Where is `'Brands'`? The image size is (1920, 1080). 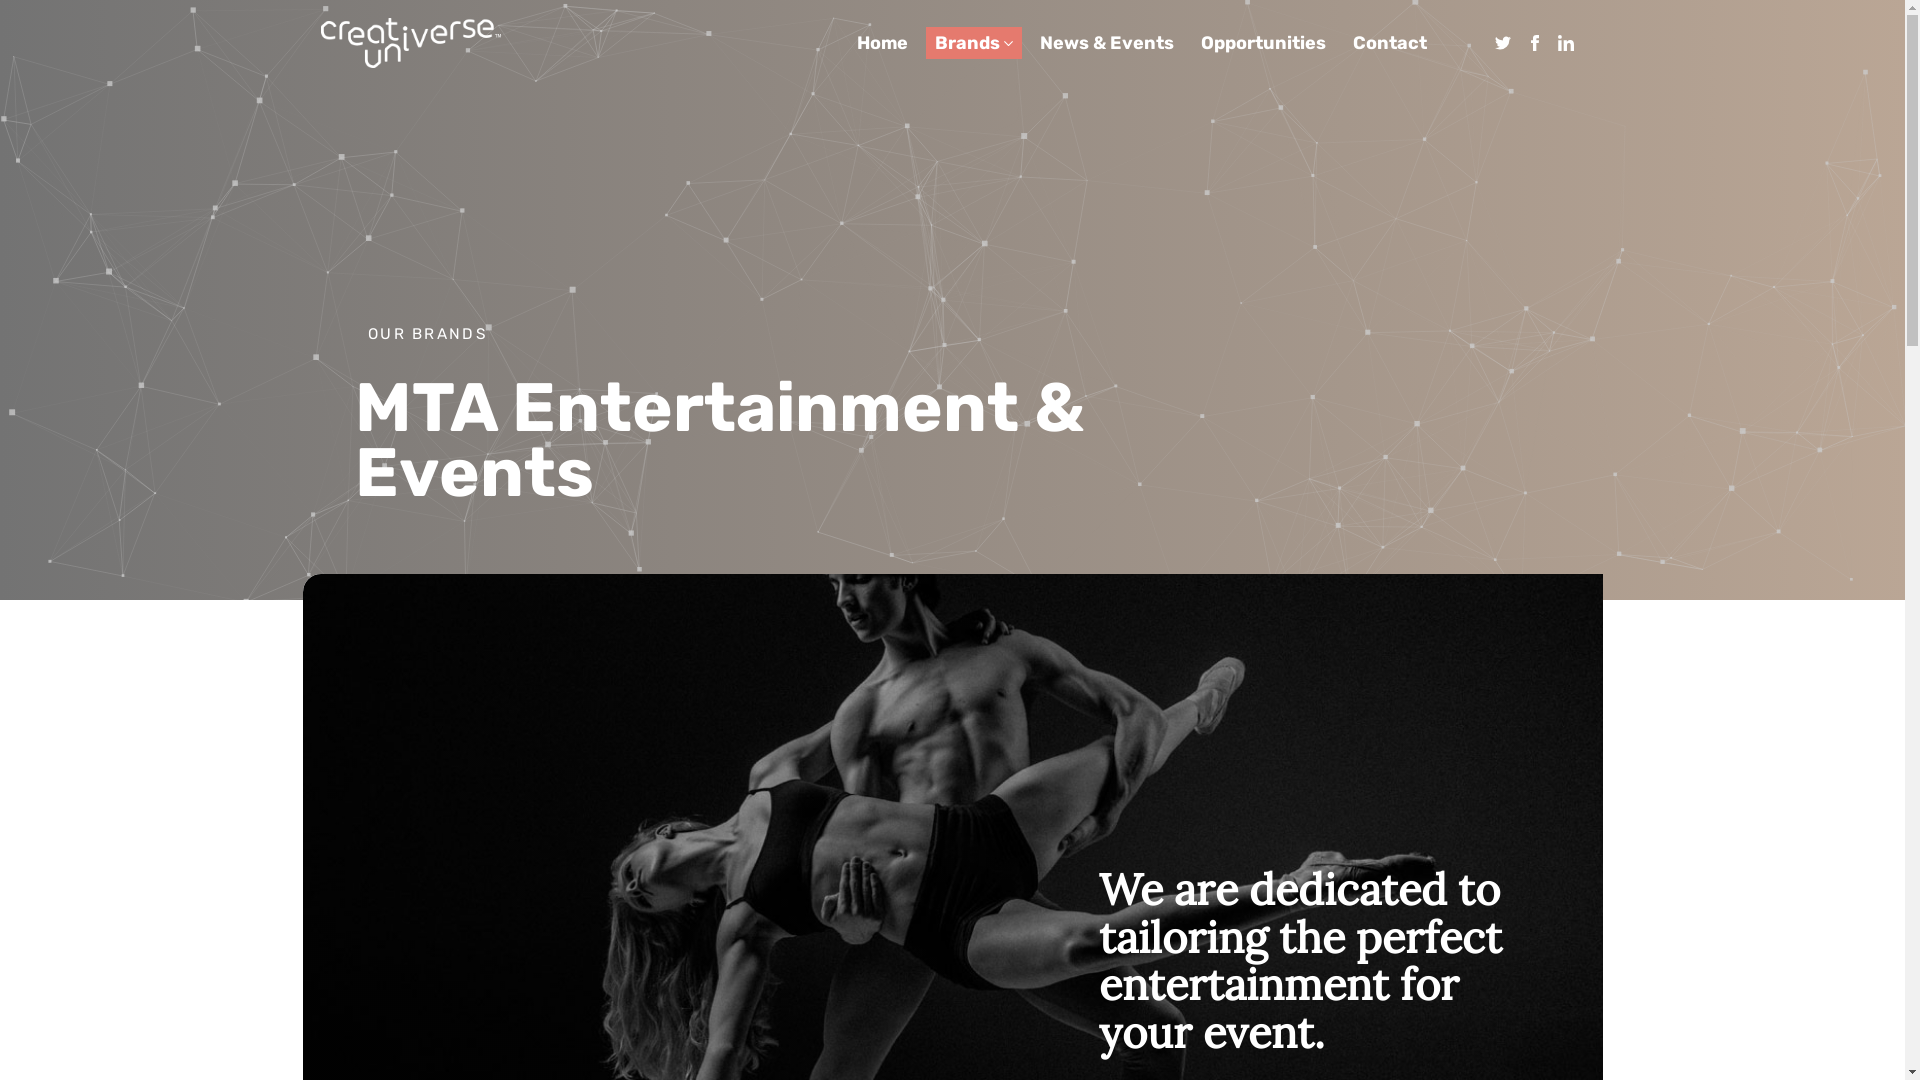
'Brands' is located at coordinates (967, 42).